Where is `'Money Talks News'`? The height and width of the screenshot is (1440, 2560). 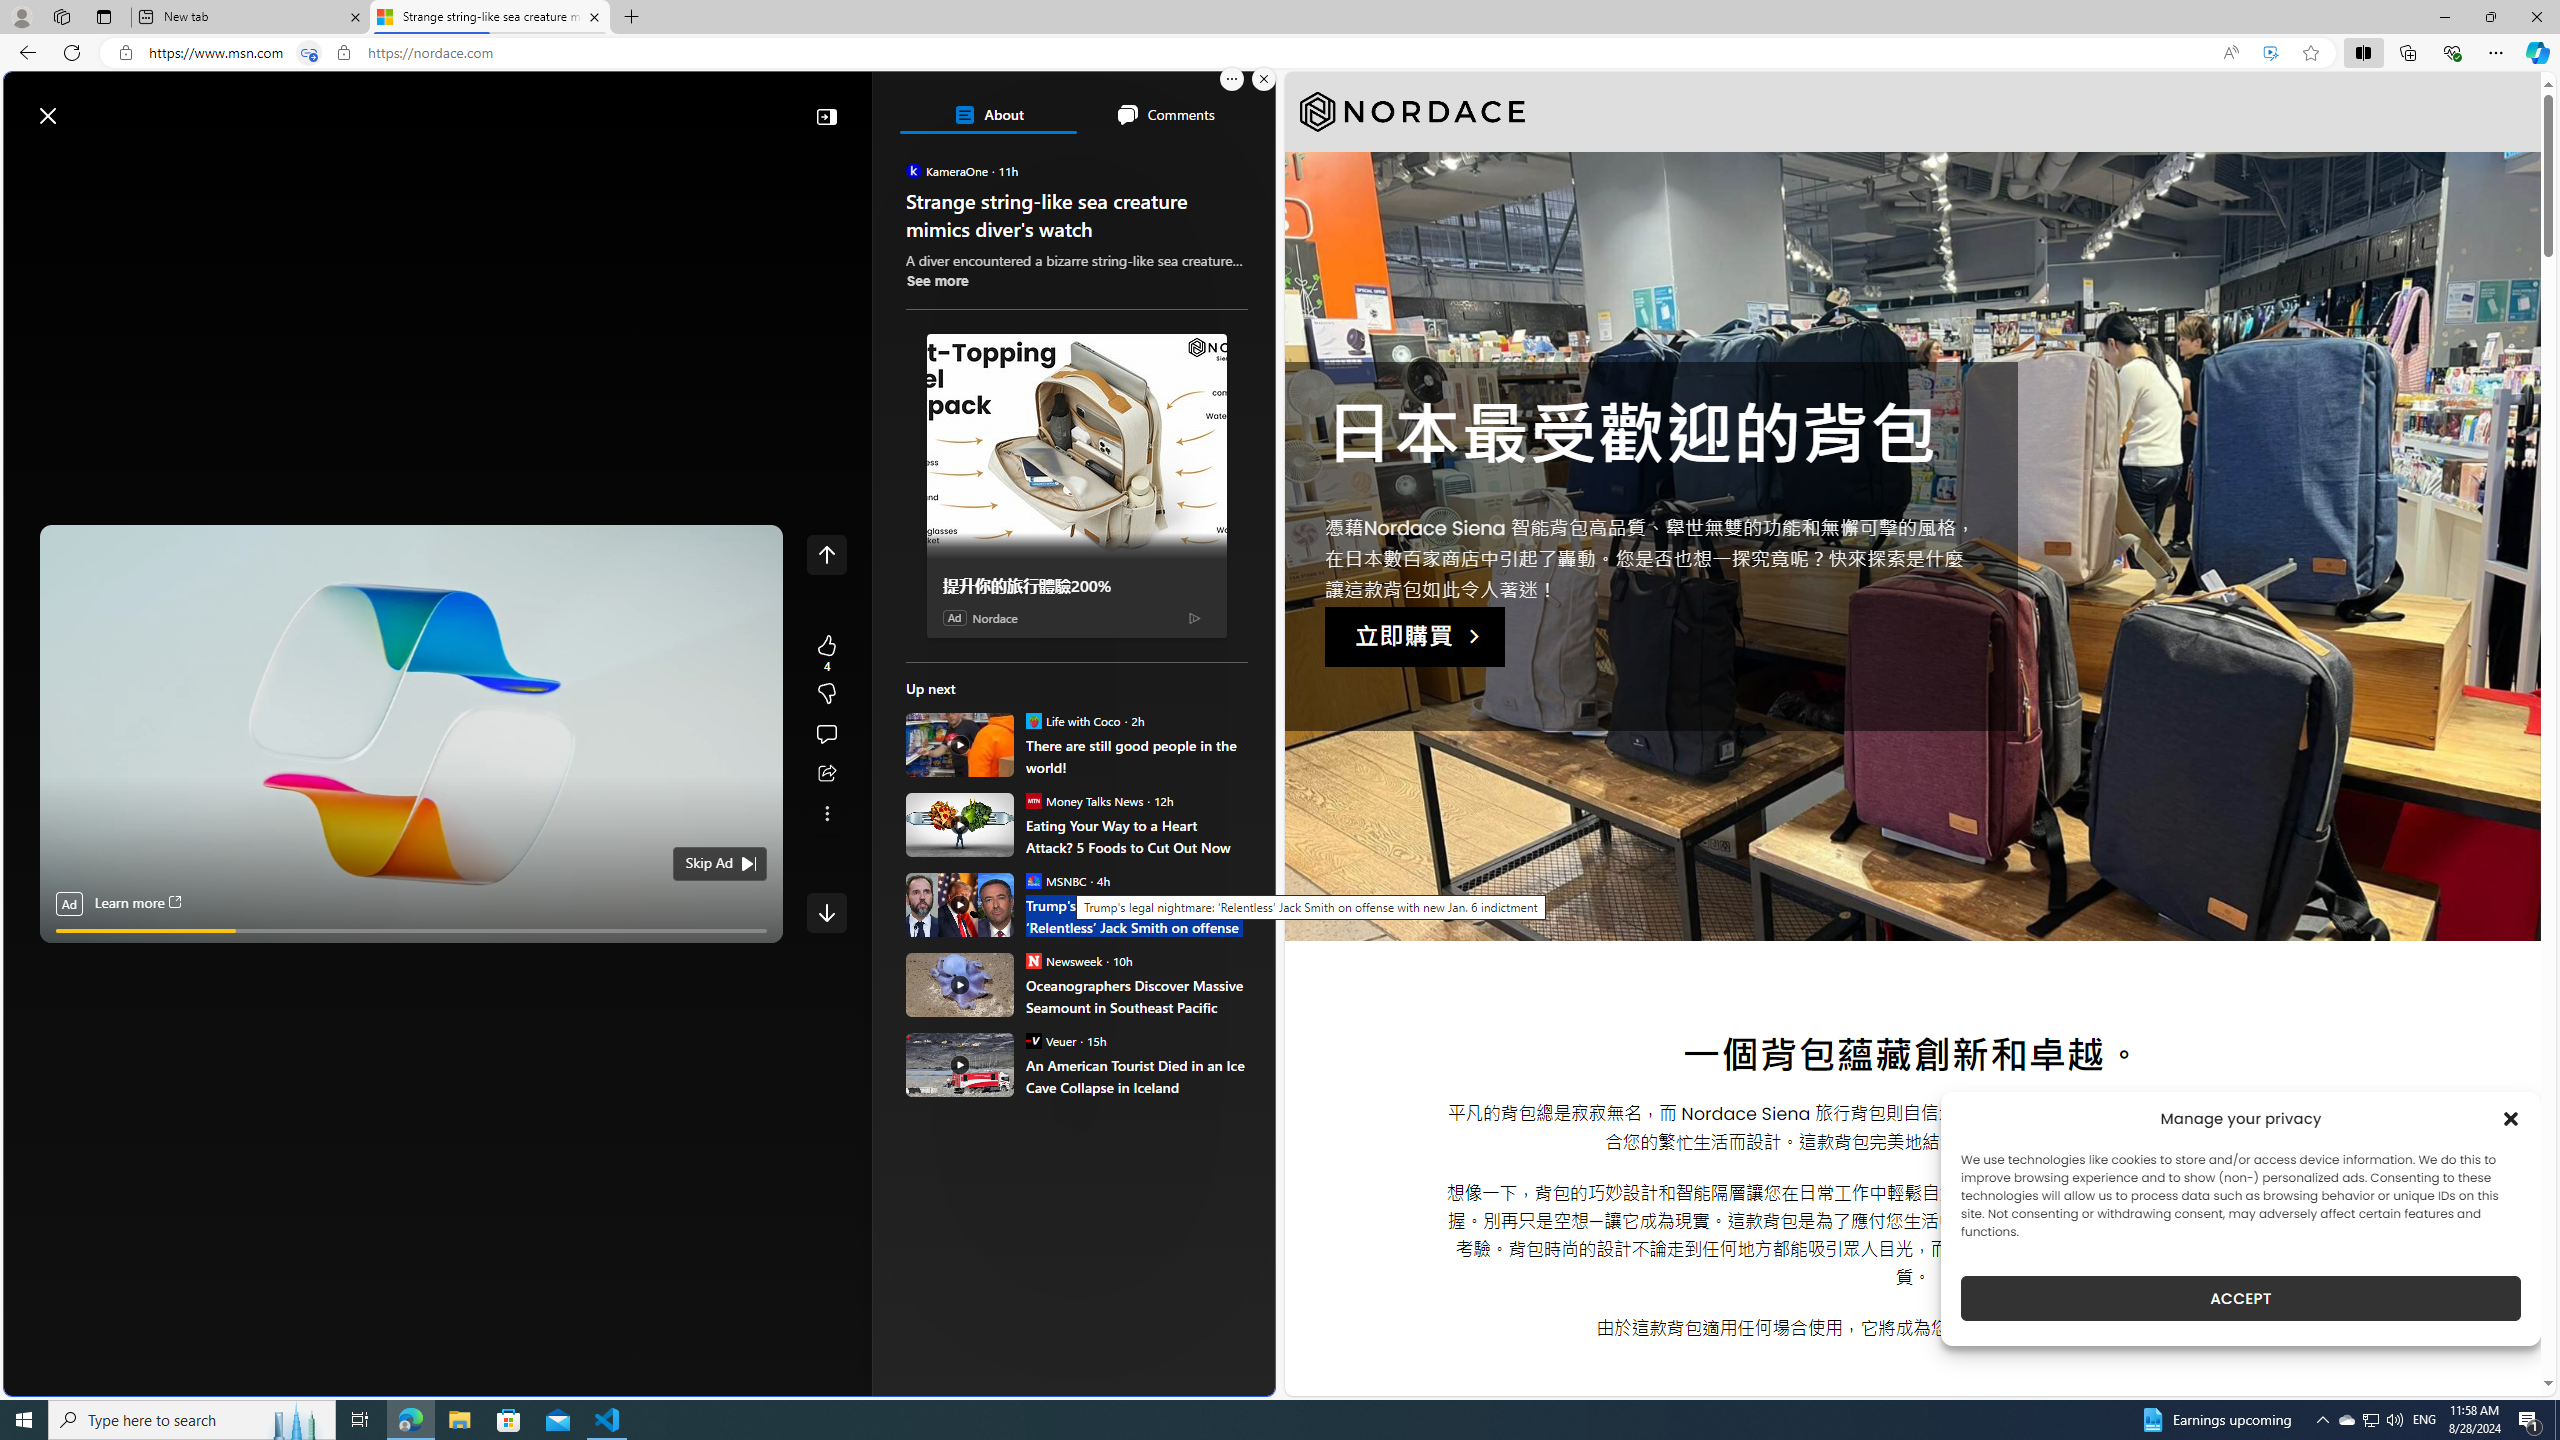 'Money Talks News' is located at coordinates (1031, 800).